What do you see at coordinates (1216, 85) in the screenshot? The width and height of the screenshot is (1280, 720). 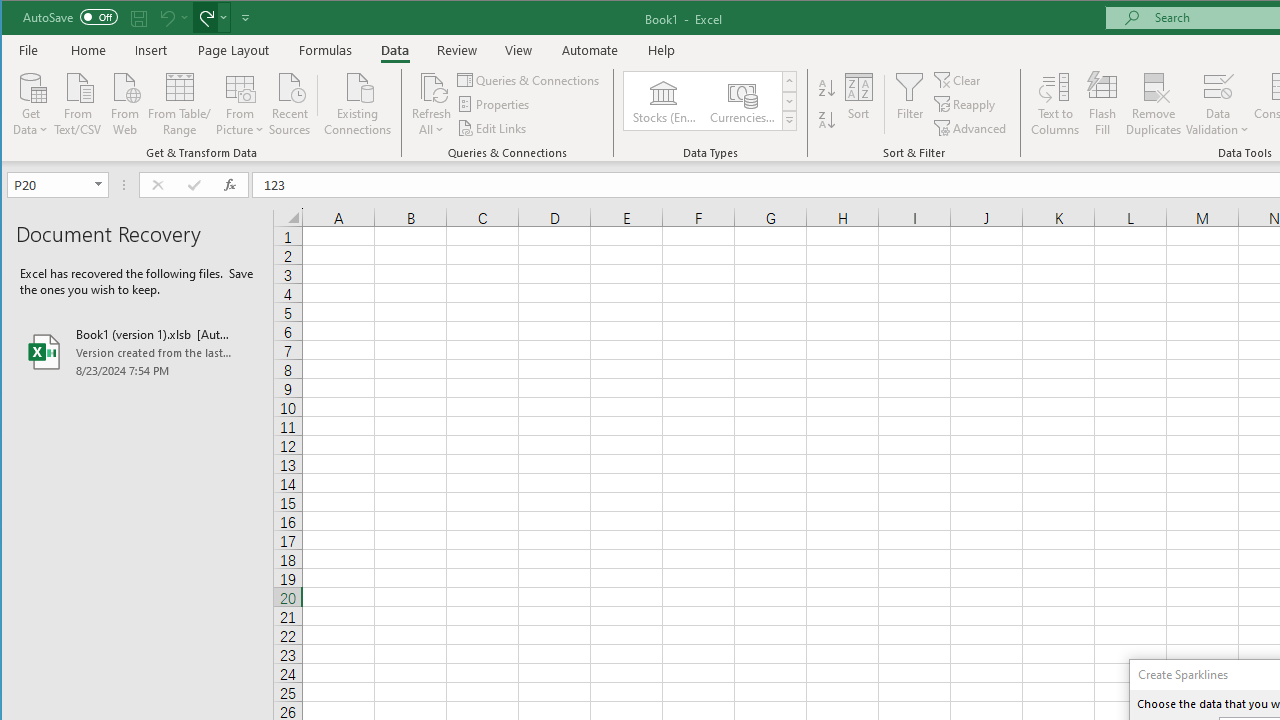 I see `'Data Validation...'` at bounding box center [1216, 85].